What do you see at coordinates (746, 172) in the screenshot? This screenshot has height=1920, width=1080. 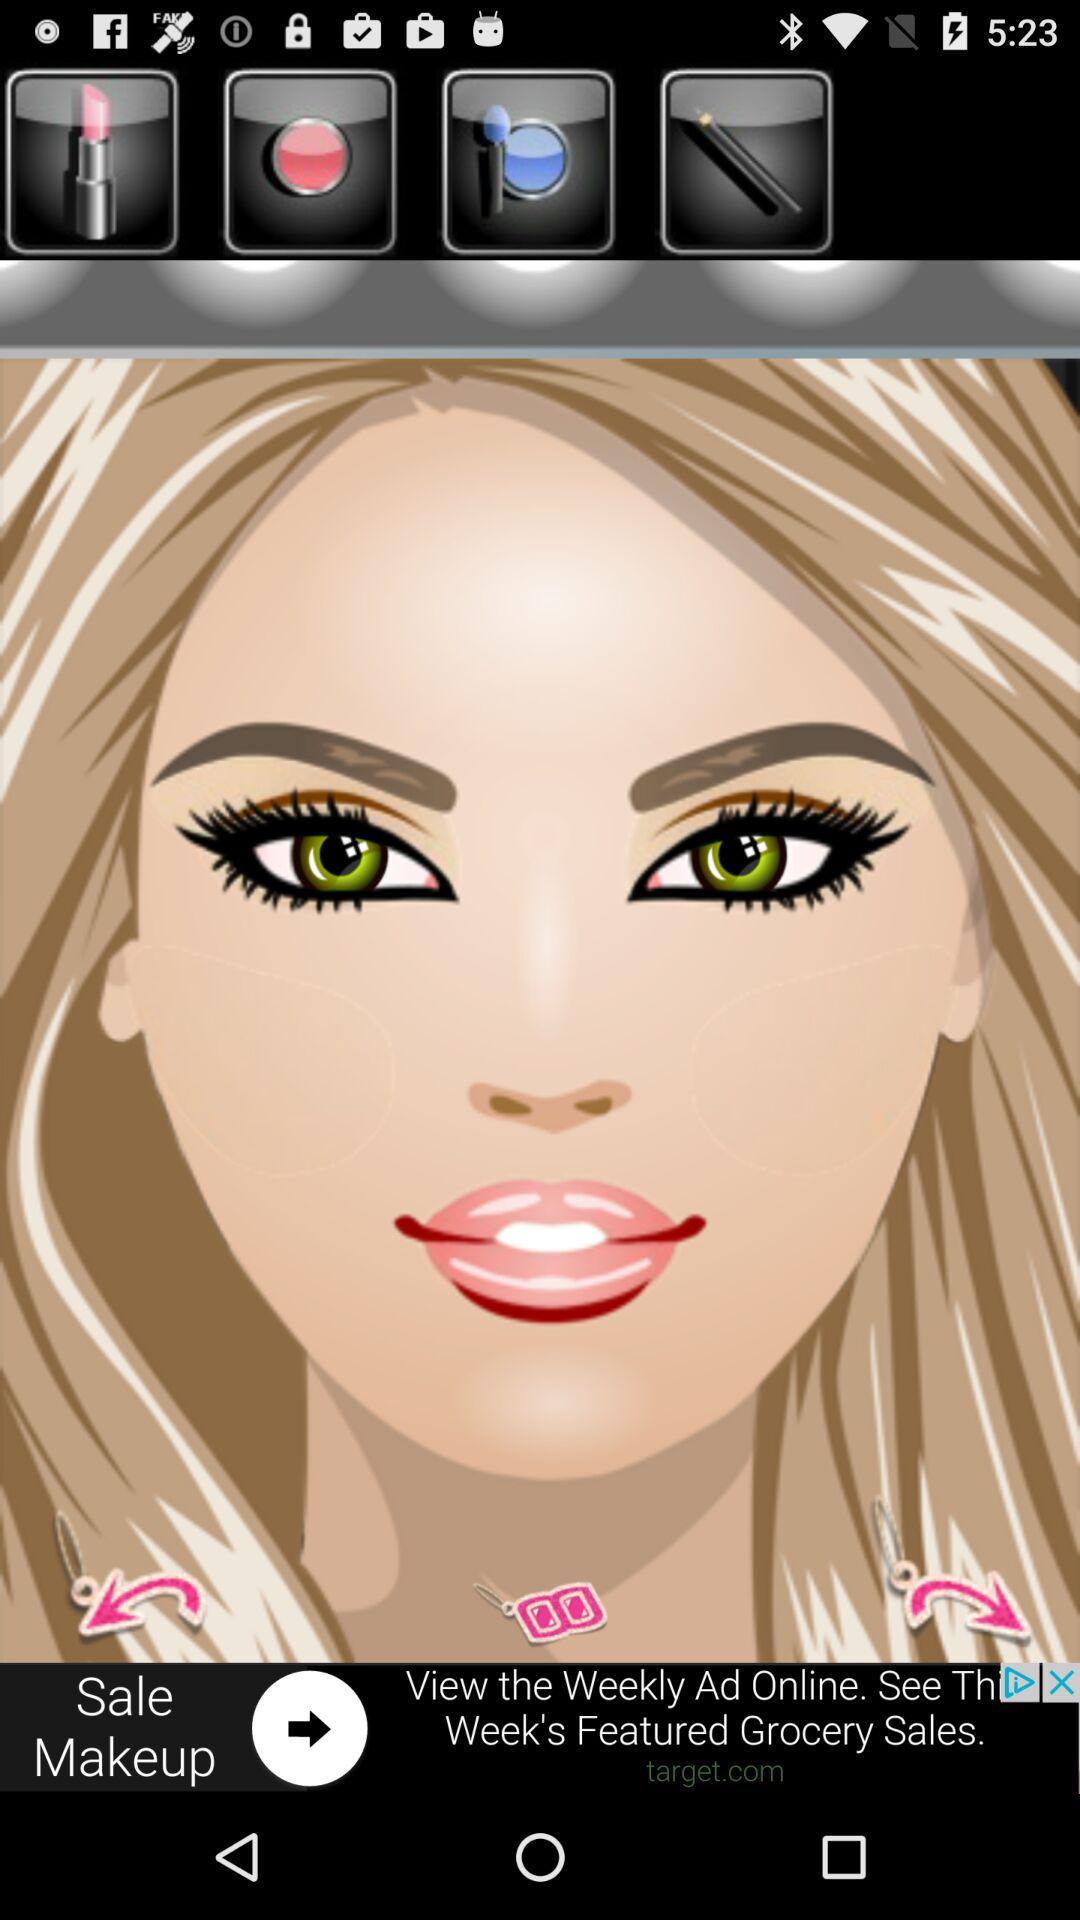 I see `the edit icon` at bounding box center [746, 172].